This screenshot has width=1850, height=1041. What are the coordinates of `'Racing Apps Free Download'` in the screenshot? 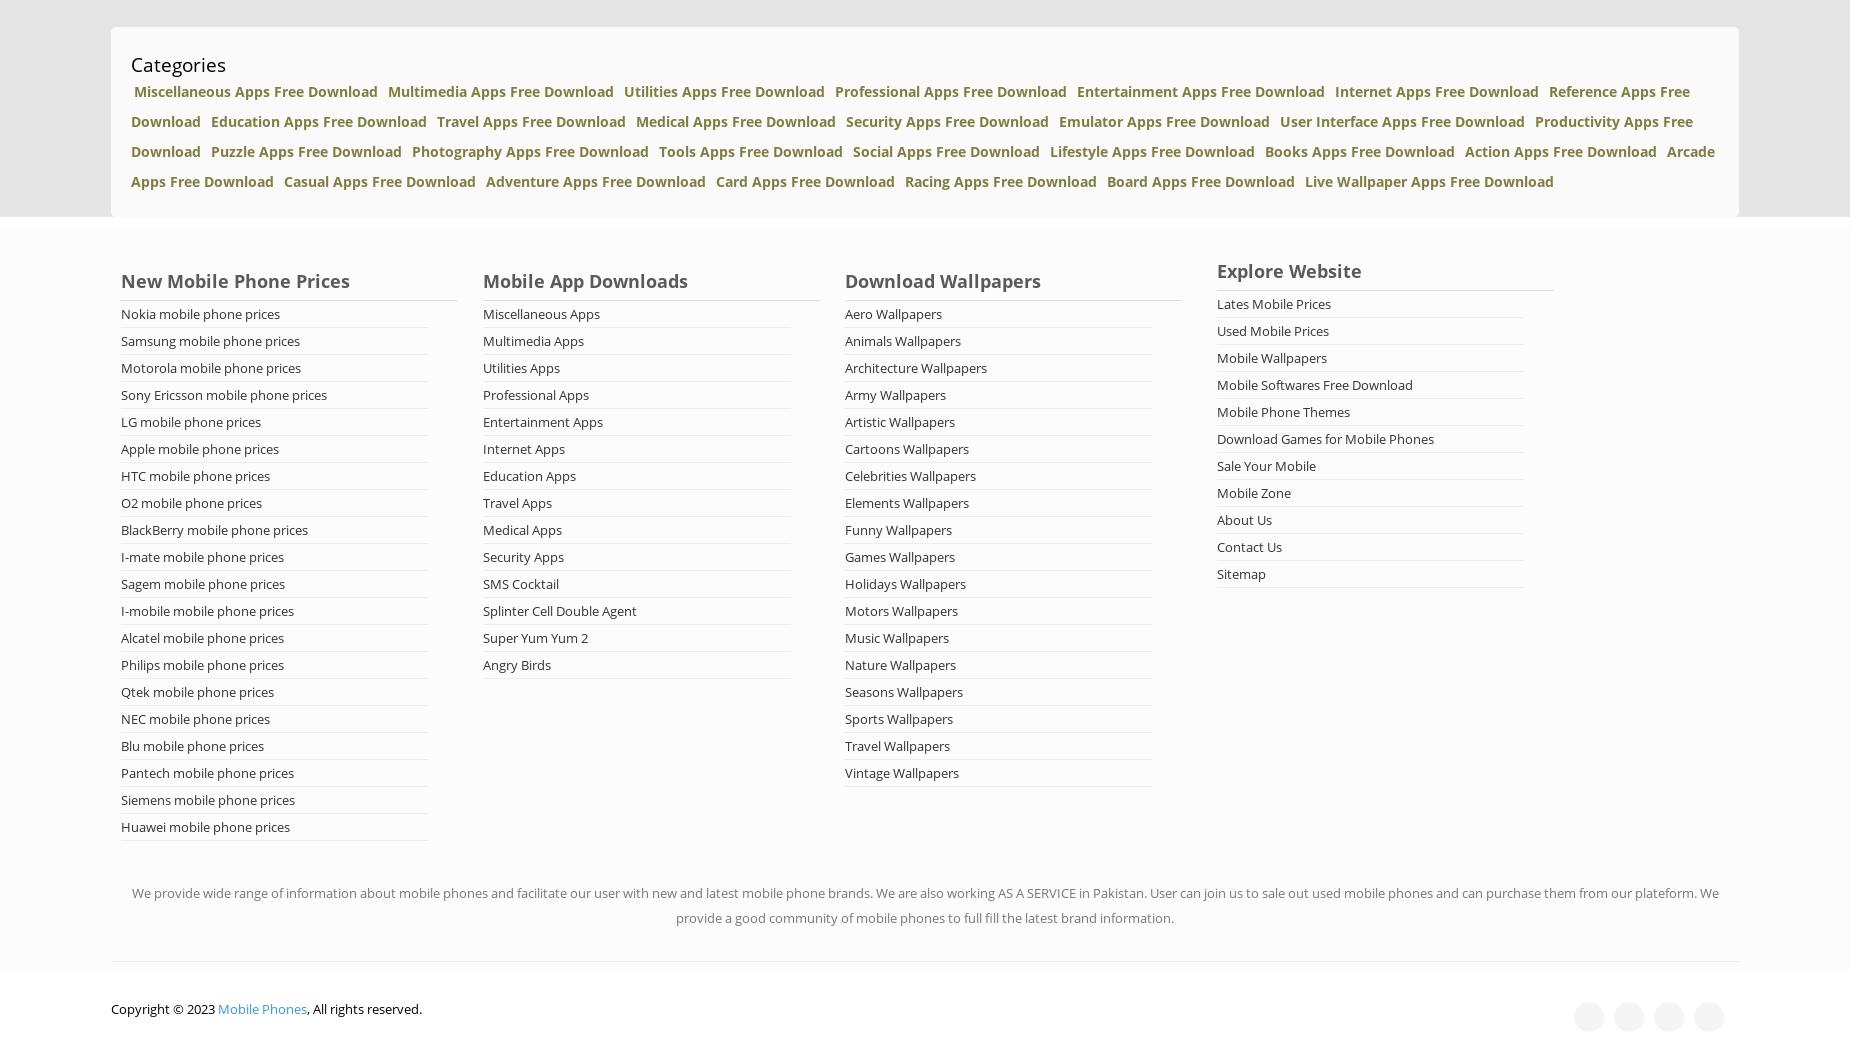 It's located at (1000, 181).